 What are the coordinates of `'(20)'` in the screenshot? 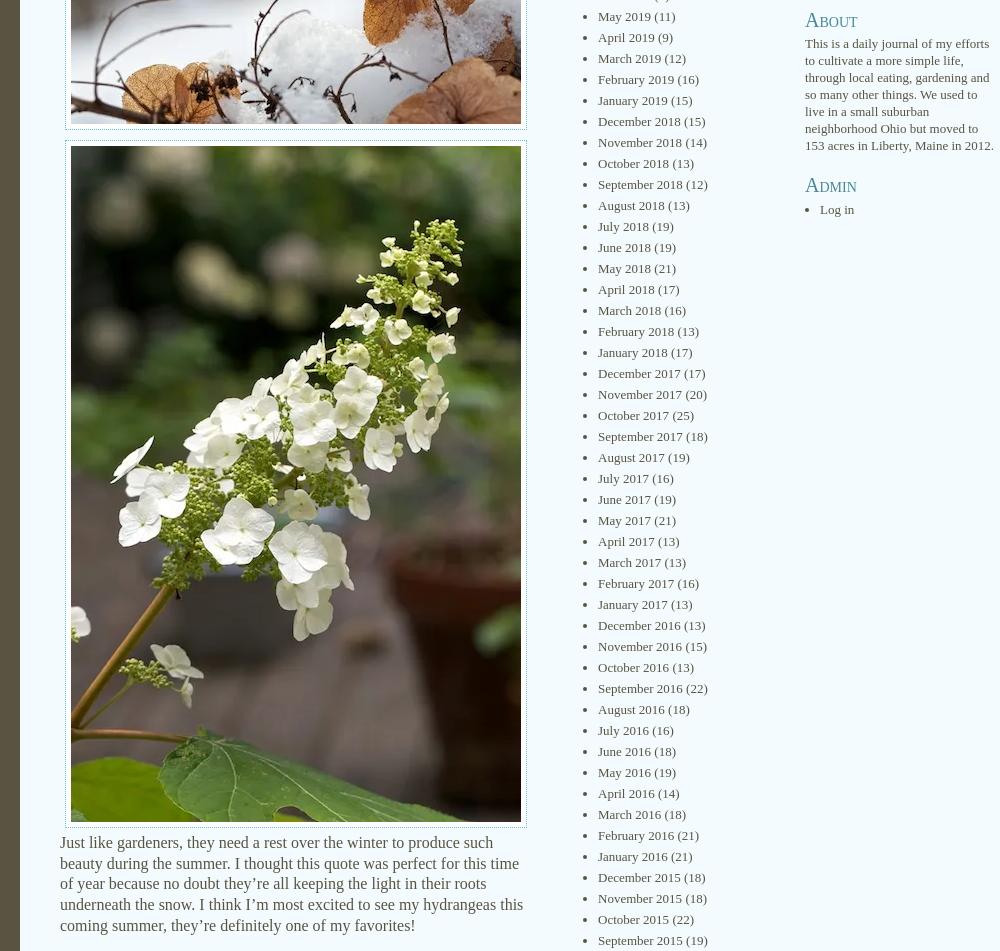 It's located at (693, 394).